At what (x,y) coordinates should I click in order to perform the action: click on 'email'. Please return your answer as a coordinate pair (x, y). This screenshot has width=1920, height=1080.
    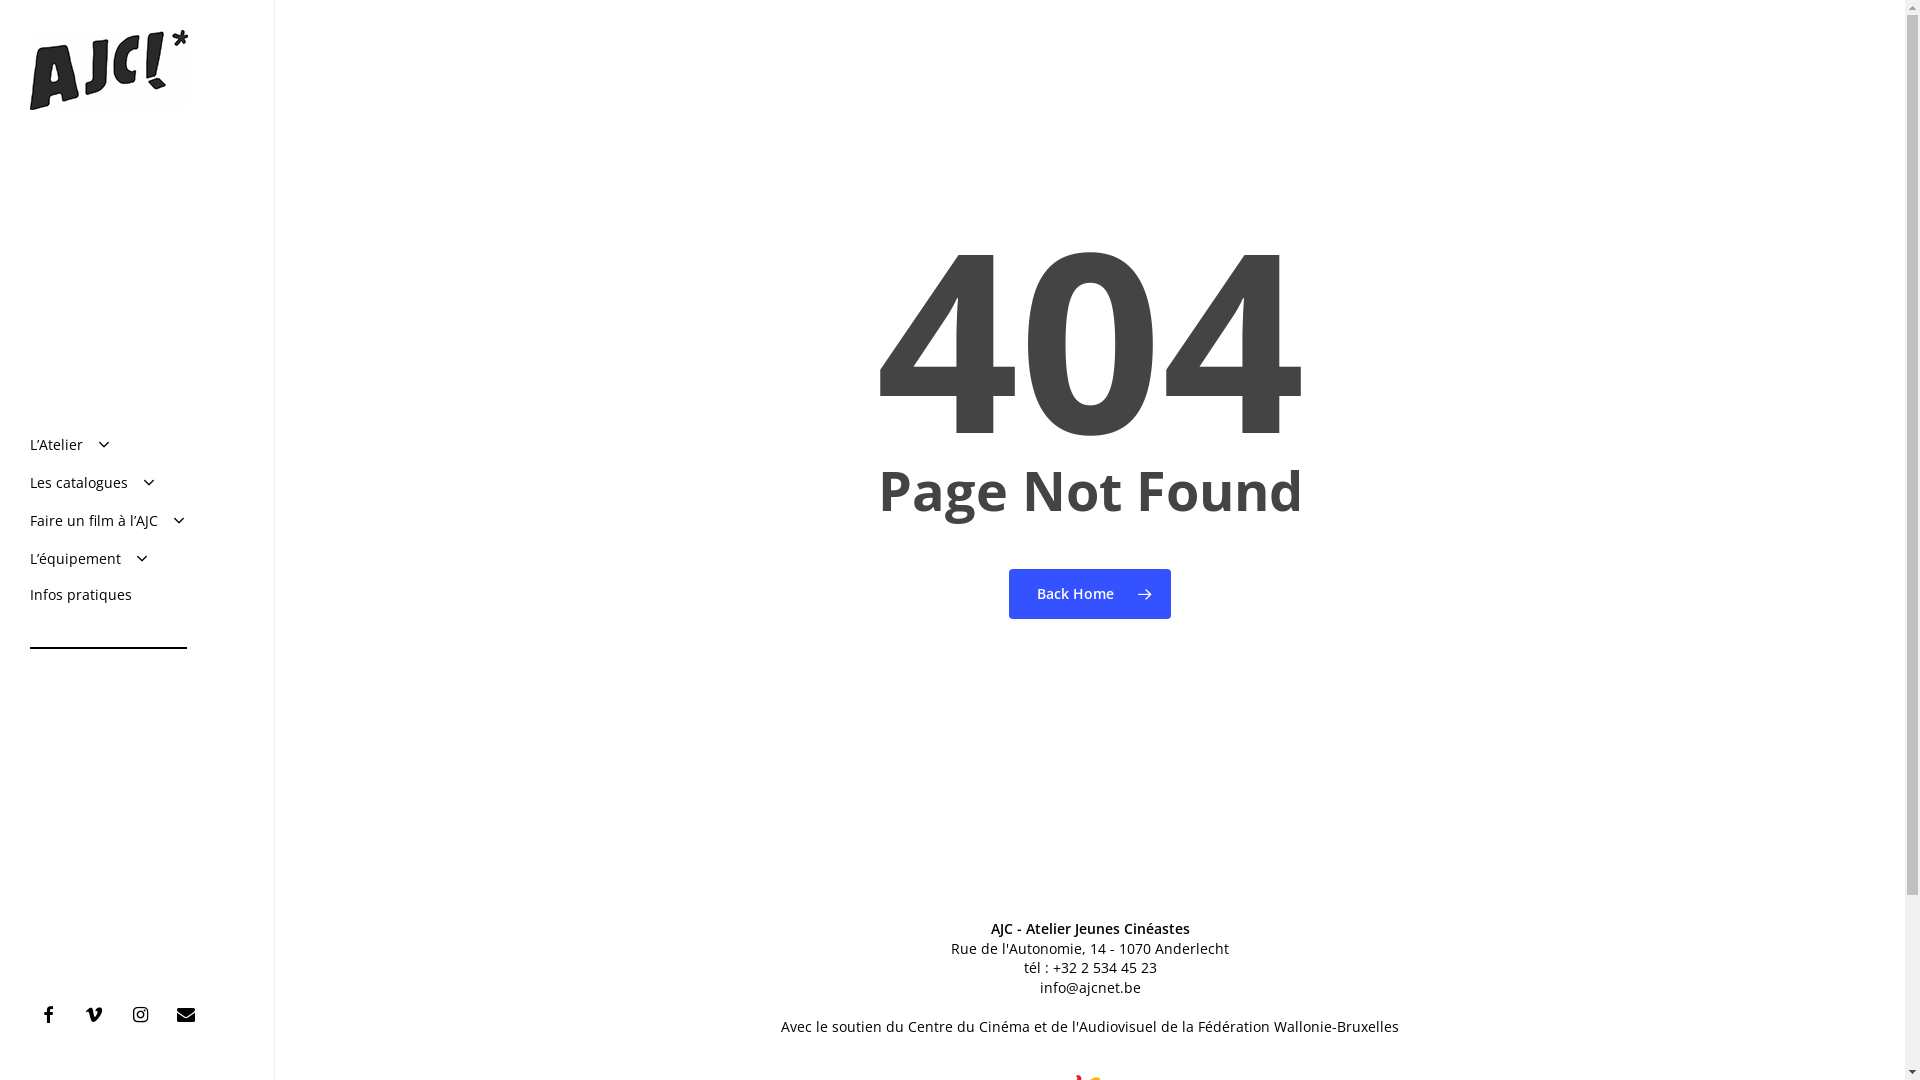
    Looking at the image, I should click on (191, 1013).